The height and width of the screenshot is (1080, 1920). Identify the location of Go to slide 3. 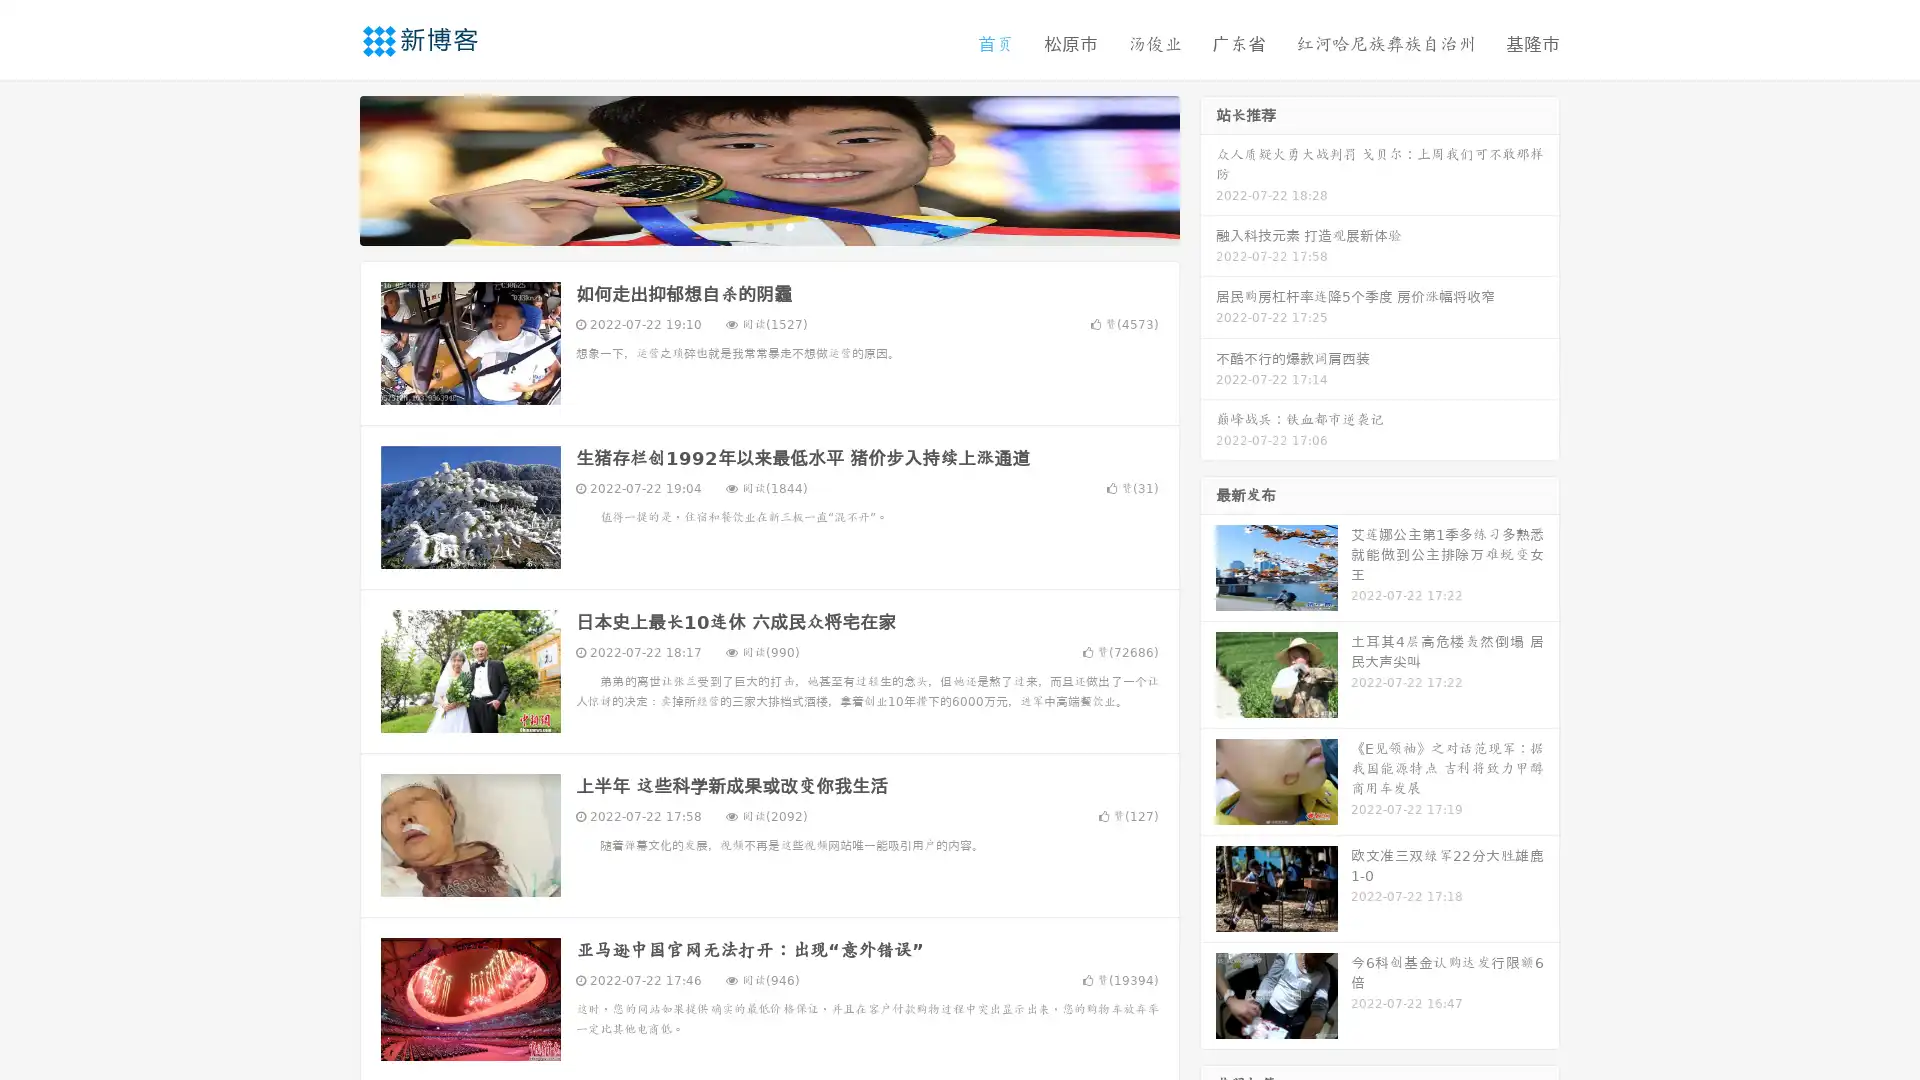
(789, 225).